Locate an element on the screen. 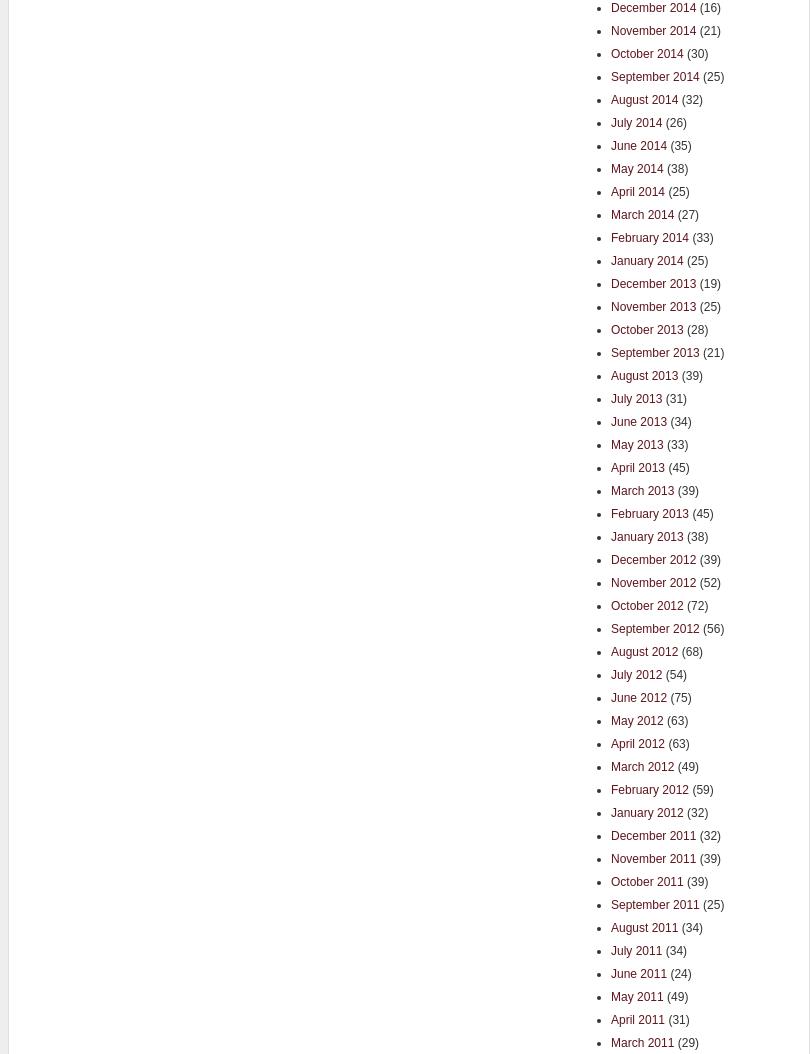  'April 2014' is located at coordinates (609, 189).